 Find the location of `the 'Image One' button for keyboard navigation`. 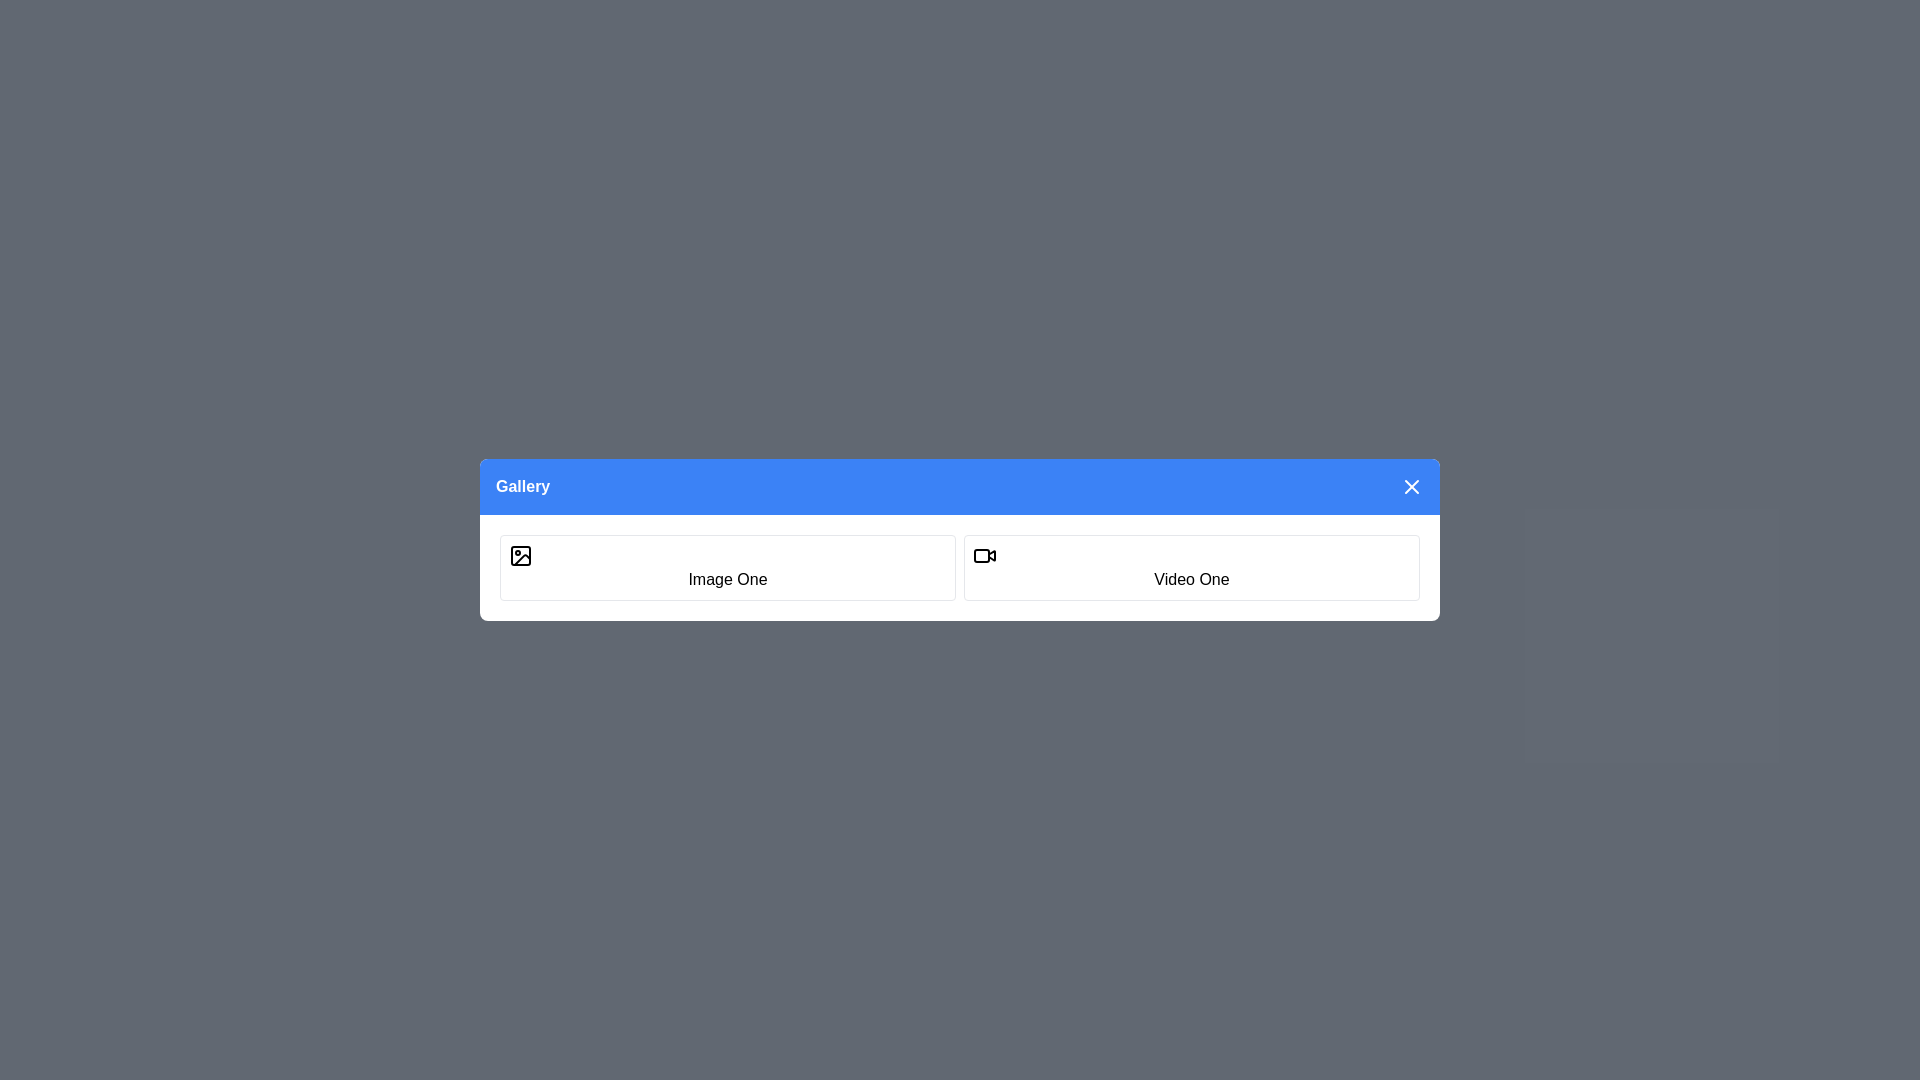

the 'Image One' button for keyboard navigation is located at coordinates (727, 567).